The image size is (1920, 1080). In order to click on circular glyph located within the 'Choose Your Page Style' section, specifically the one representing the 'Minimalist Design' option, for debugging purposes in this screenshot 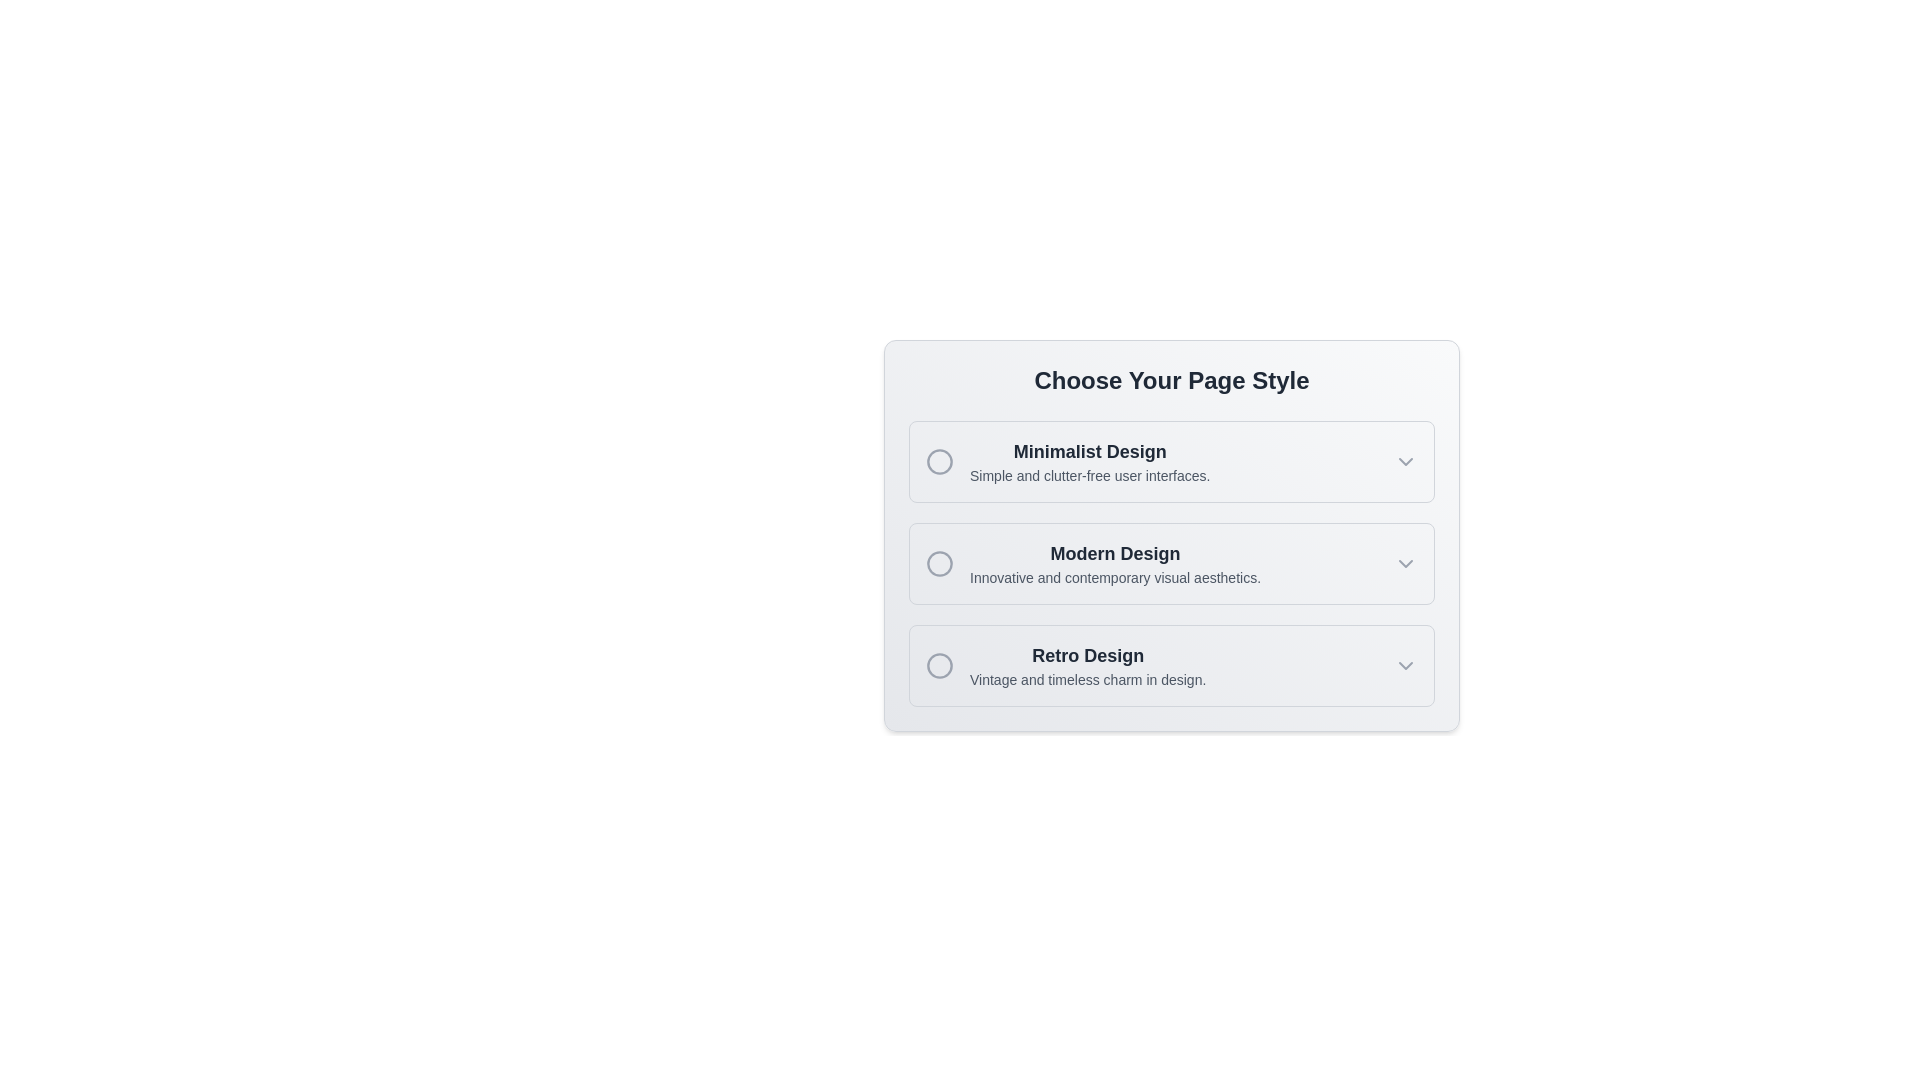, I will do `click(939, 462)`.